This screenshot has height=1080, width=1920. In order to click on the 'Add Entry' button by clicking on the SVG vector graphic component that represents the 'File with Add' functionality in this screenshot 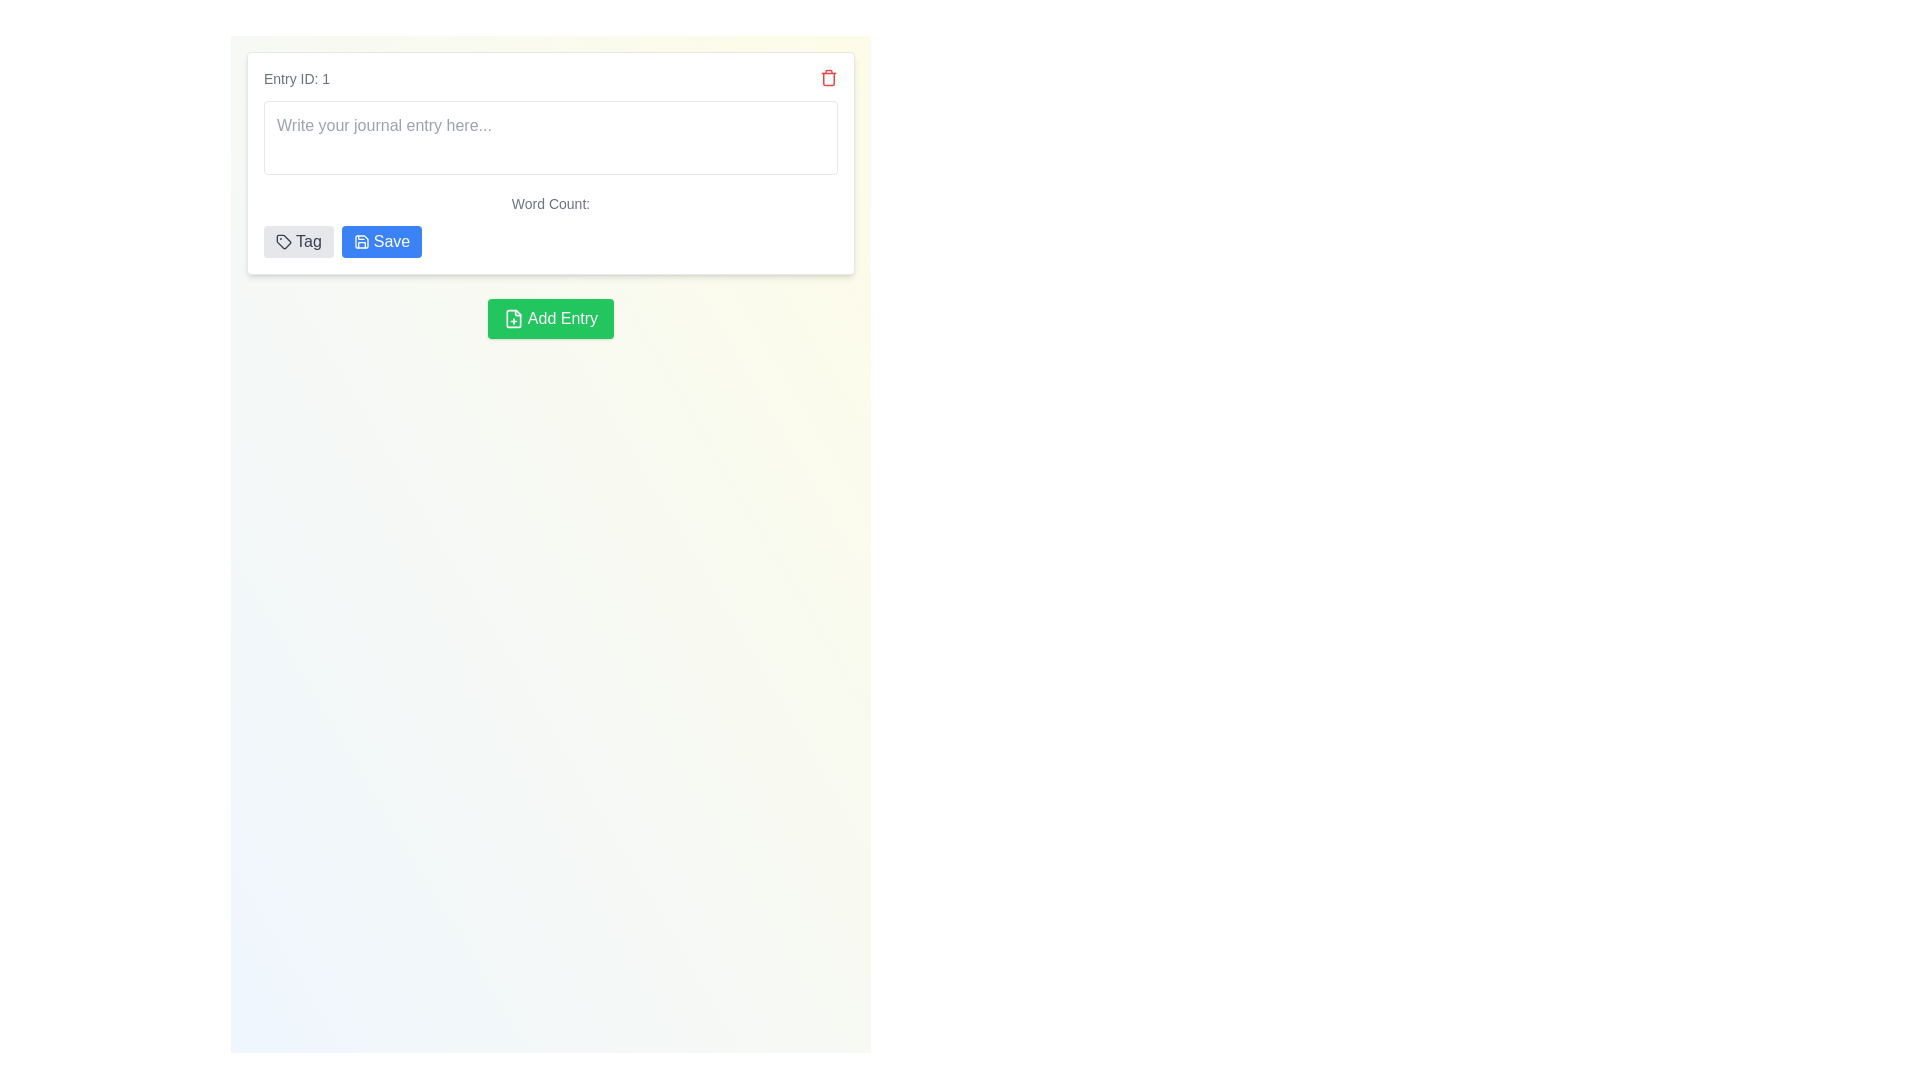, I will do `click(513, 318)`.